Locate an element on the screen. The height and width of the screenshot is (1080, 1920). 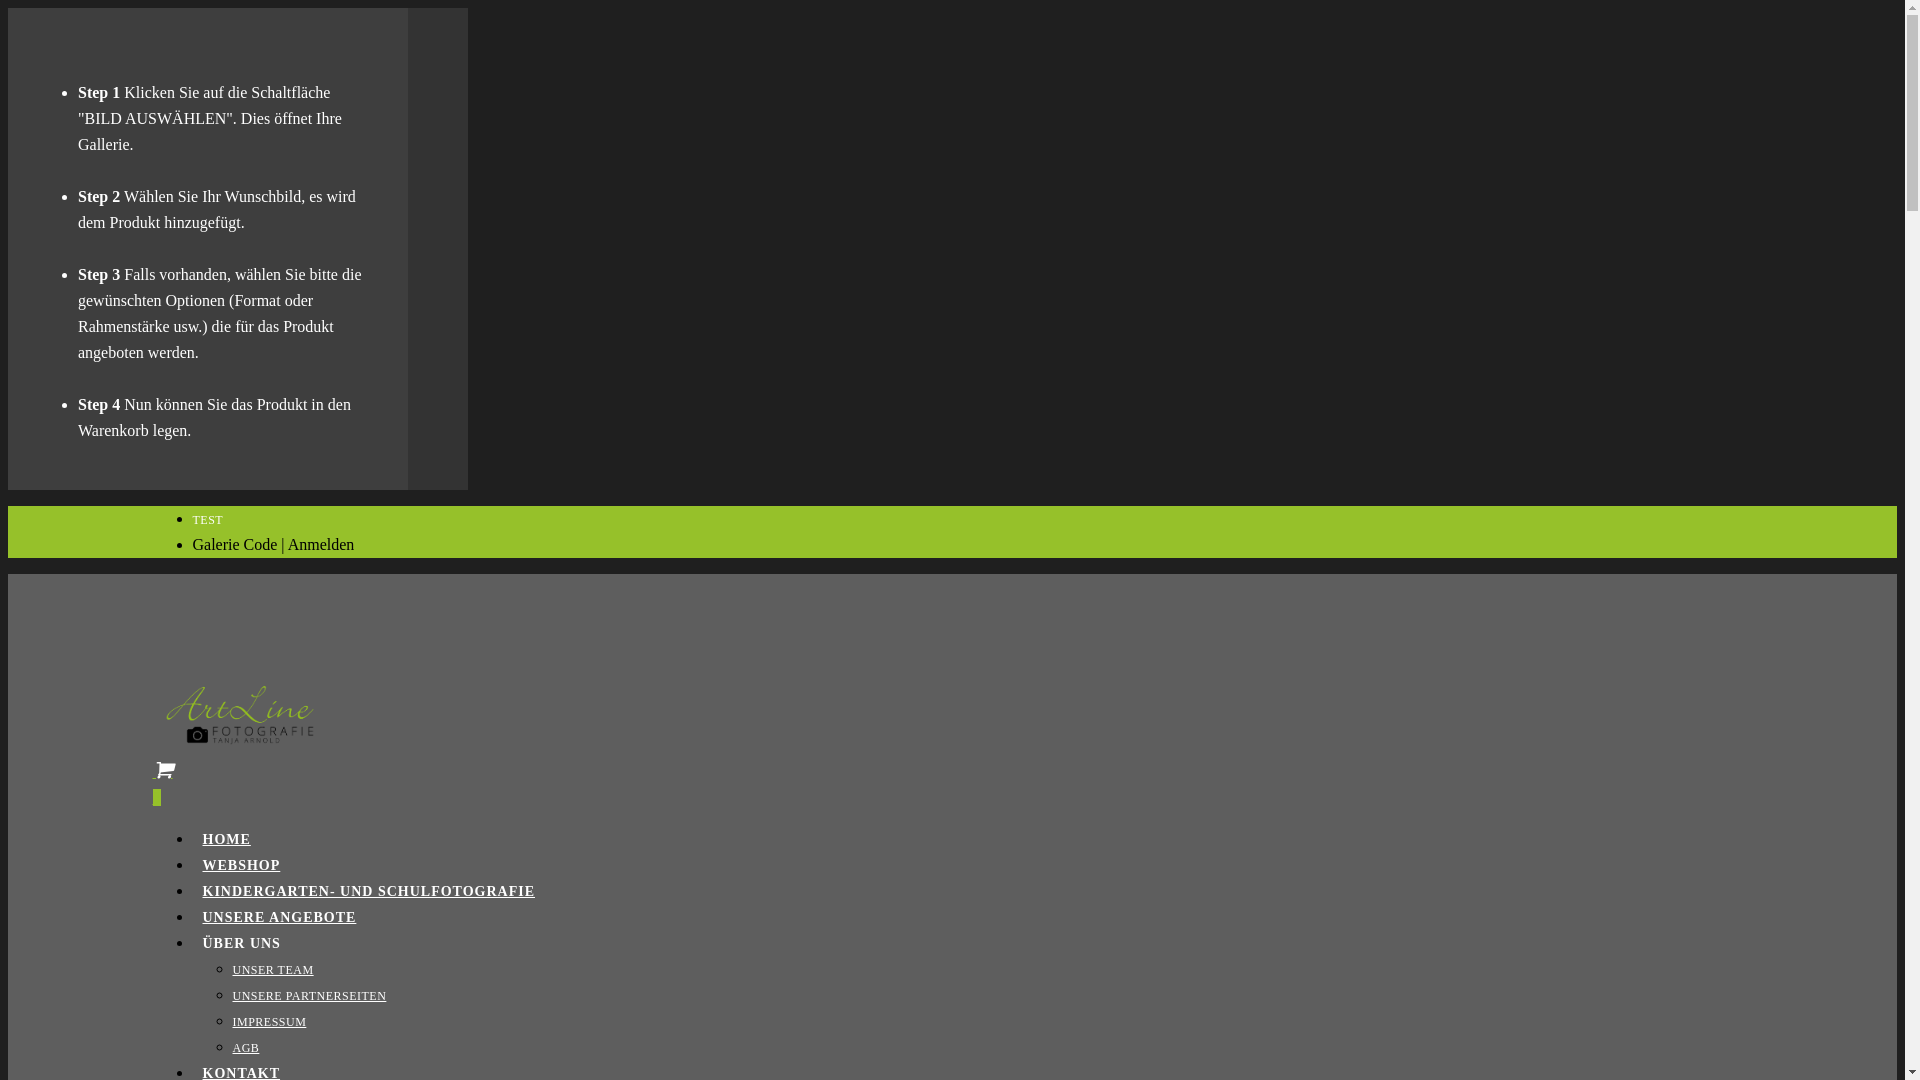
'IMPRESSUM' is located at coordinates (267, 1022).